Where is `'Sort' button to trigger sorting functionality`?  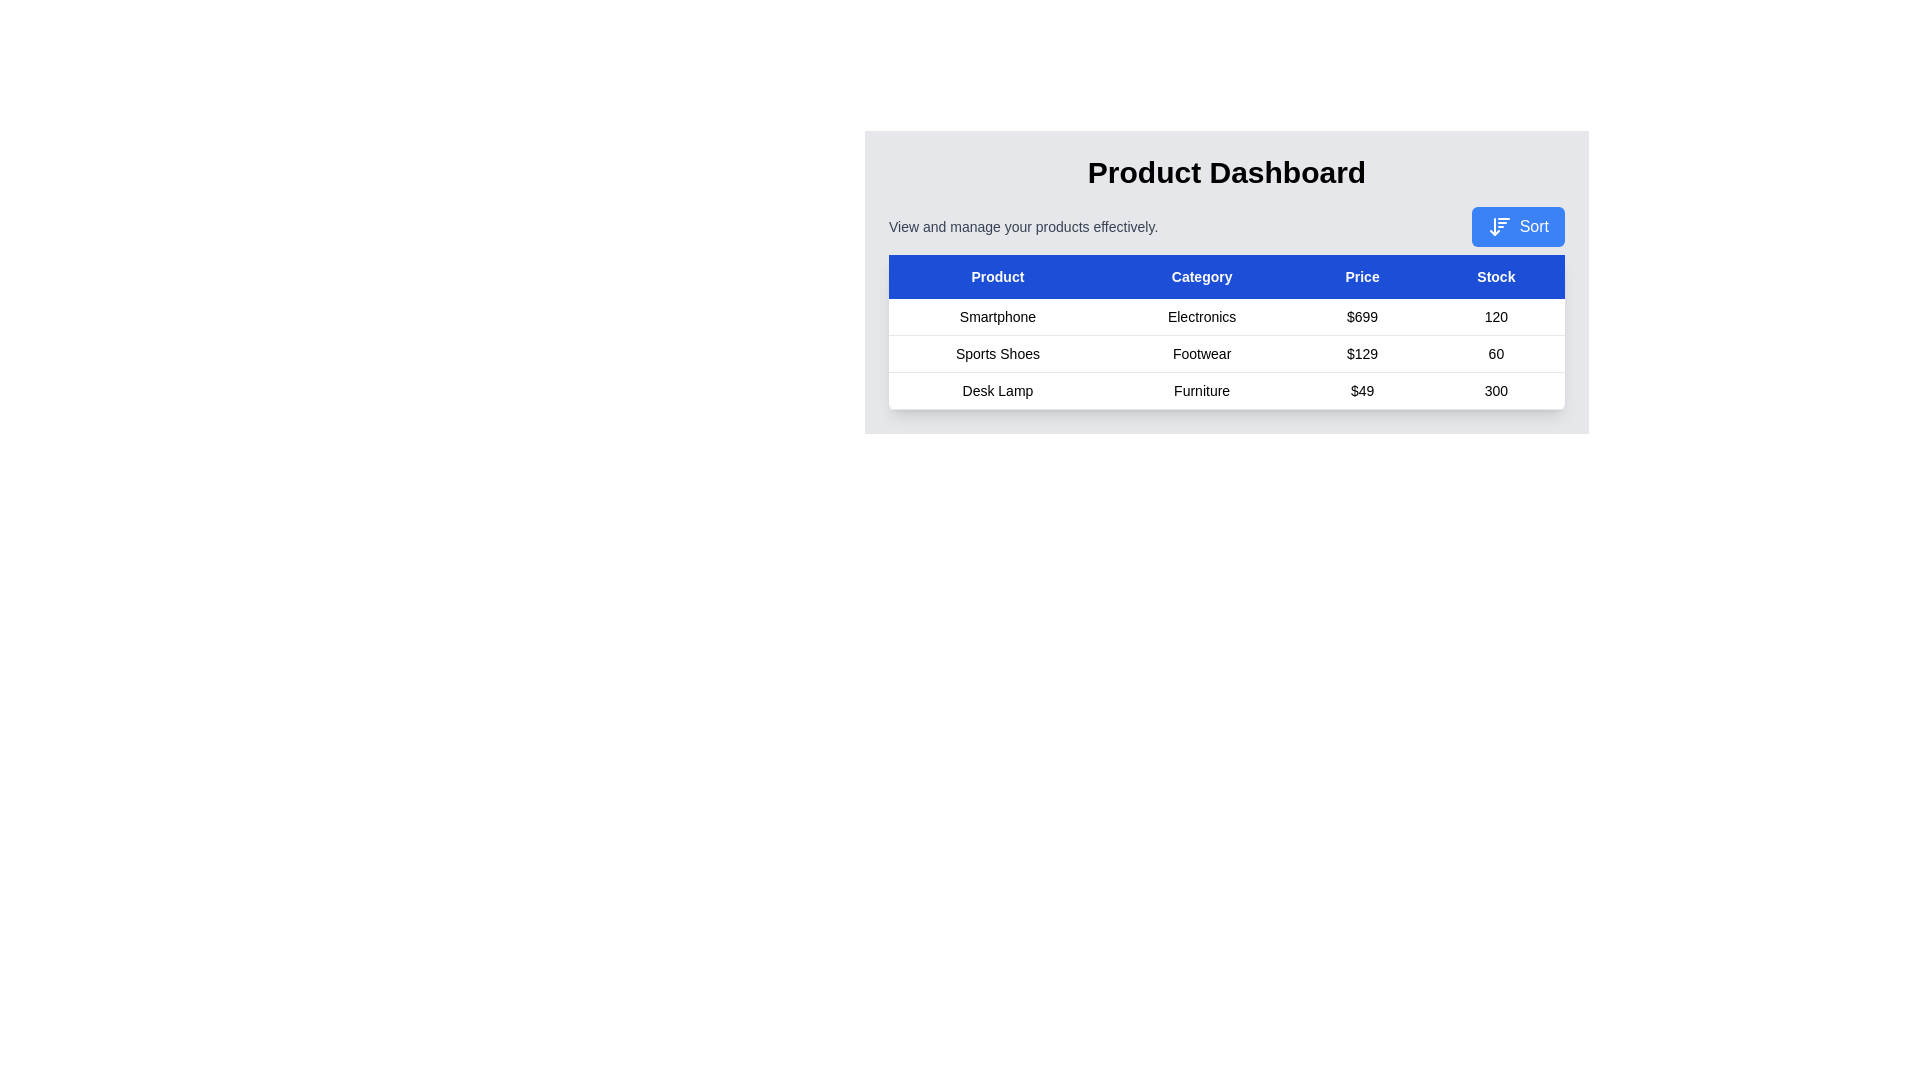
'Sort' button to trigger sorting functionality is located at coordinates (1517, 226).